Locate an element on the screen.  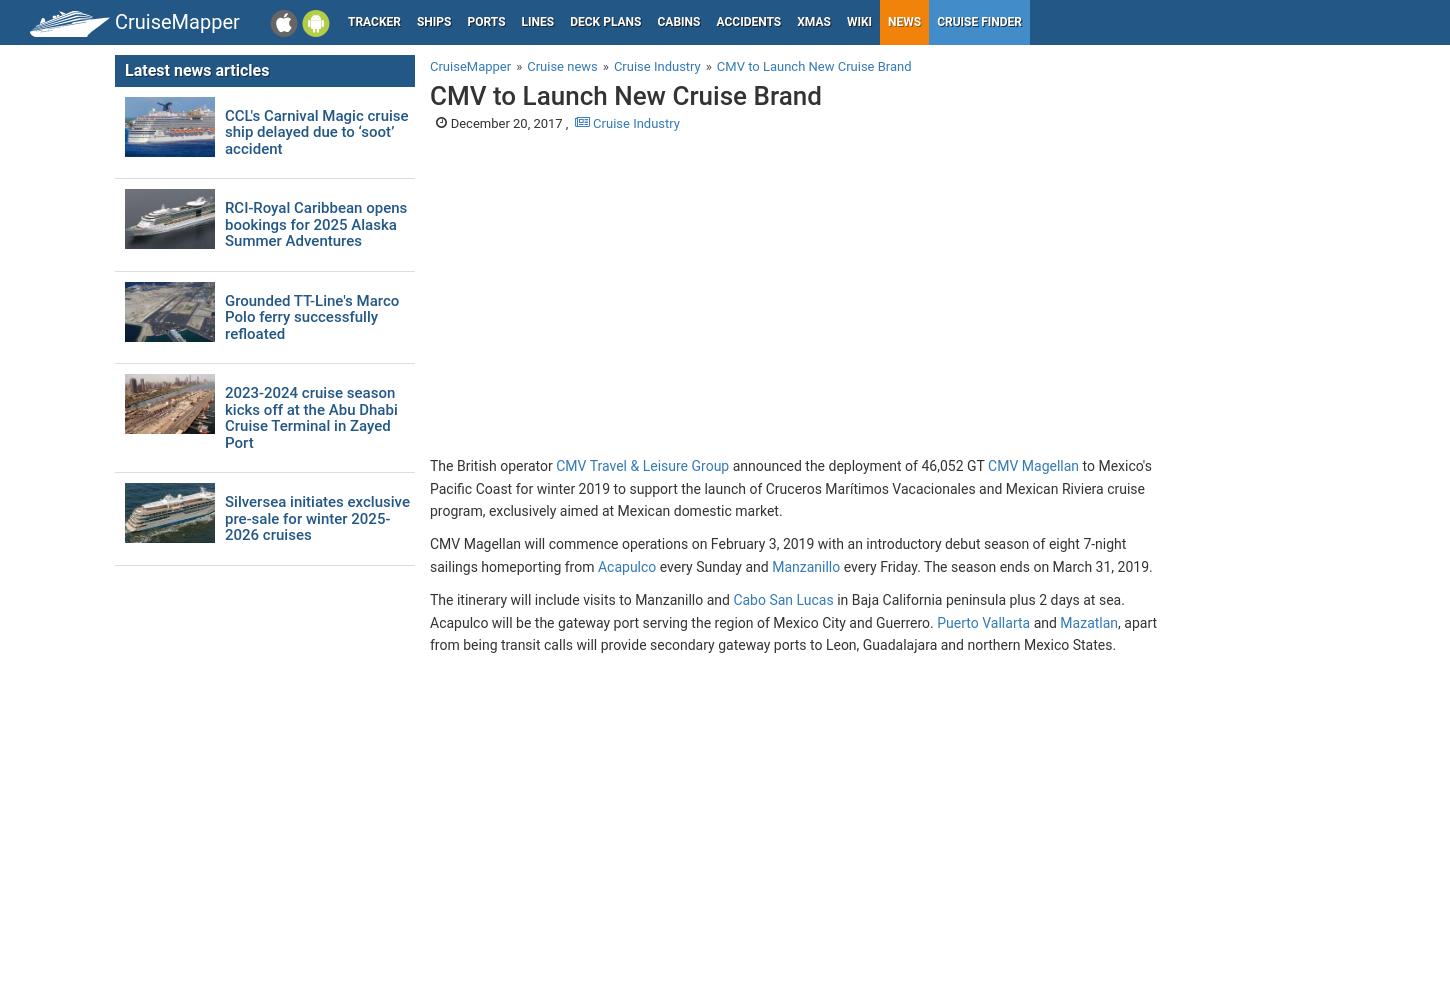
'CMV Magellan will commence operations on February 3, 2019 with an introductory debut season of eight 7-night sailings homeporting from' is located at coordinates (778, 555).